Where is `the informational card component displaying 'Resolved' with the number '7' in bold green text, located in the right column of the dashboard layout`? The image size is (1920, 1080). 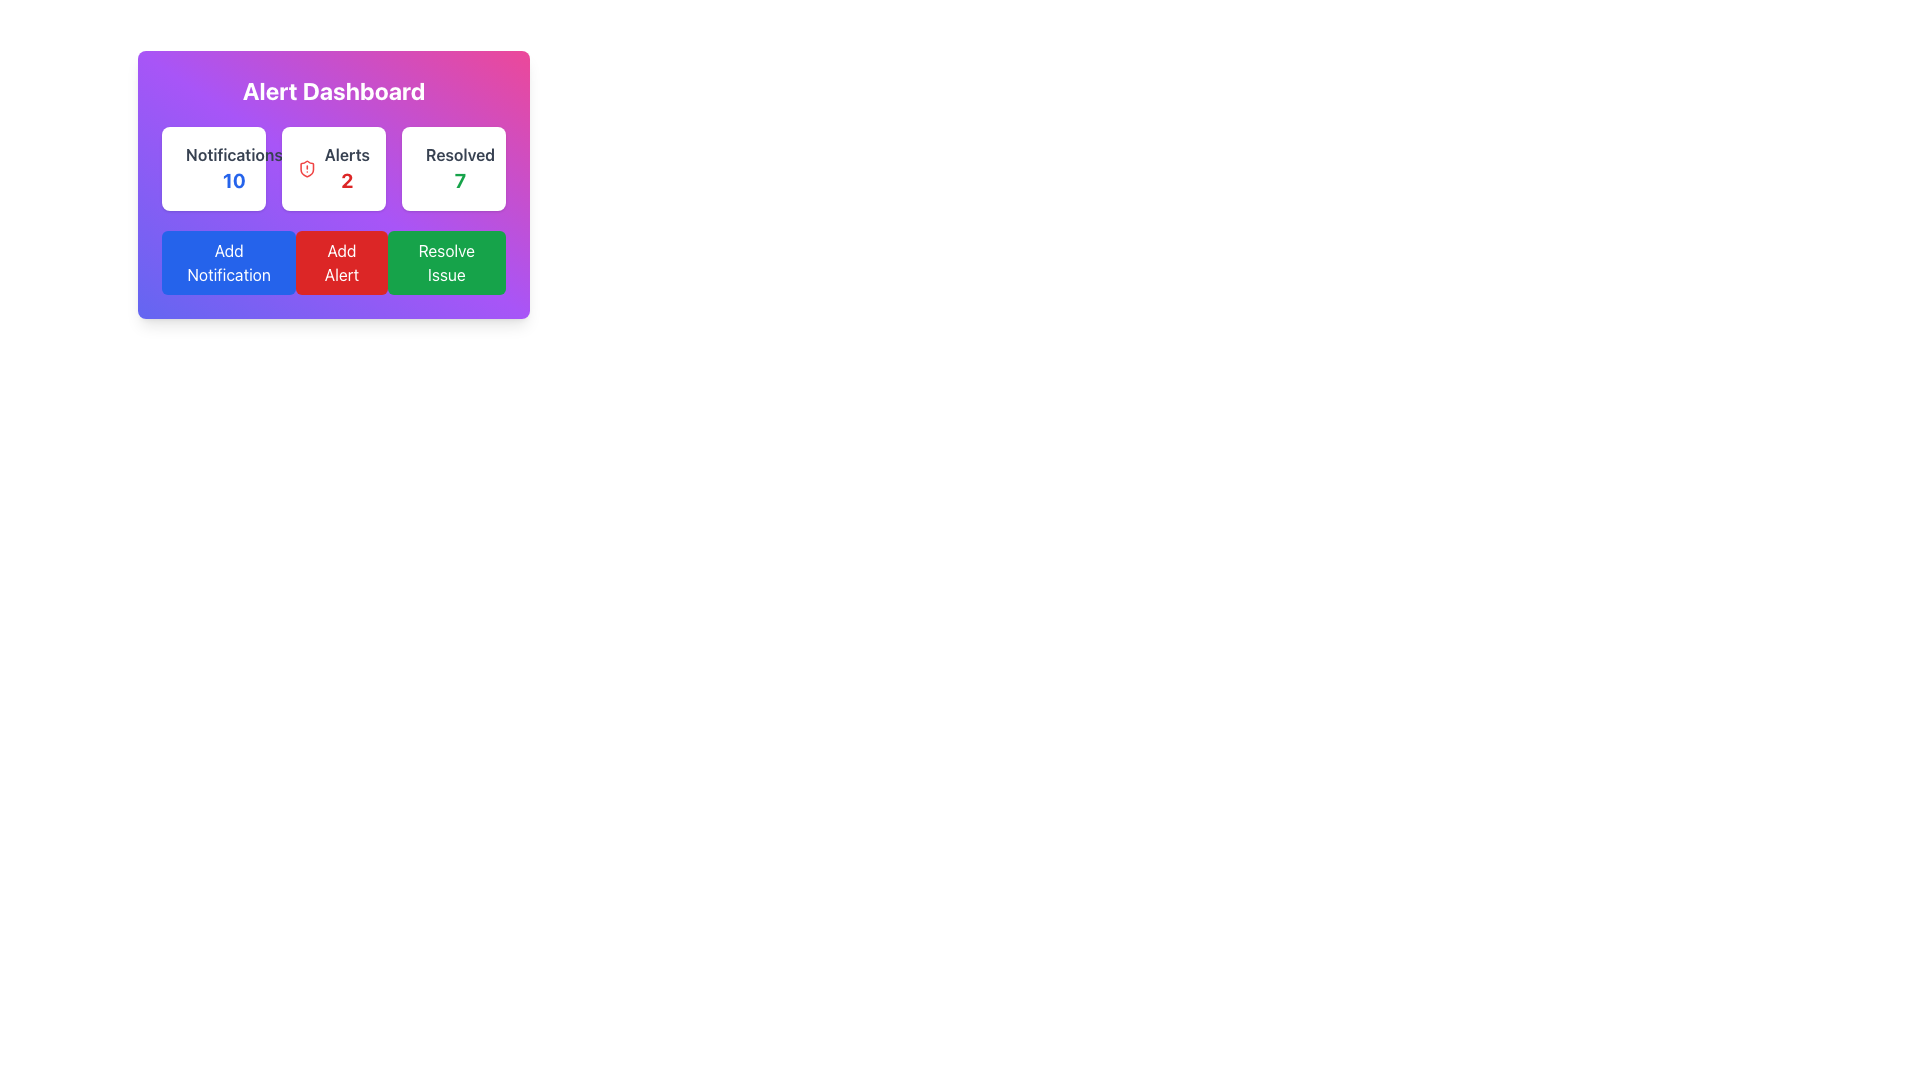 the informational card component displaying 'Resolved' with the number '7' in bold green text, located in the right column of the dashboard layout is located at coordinates (453, 168).